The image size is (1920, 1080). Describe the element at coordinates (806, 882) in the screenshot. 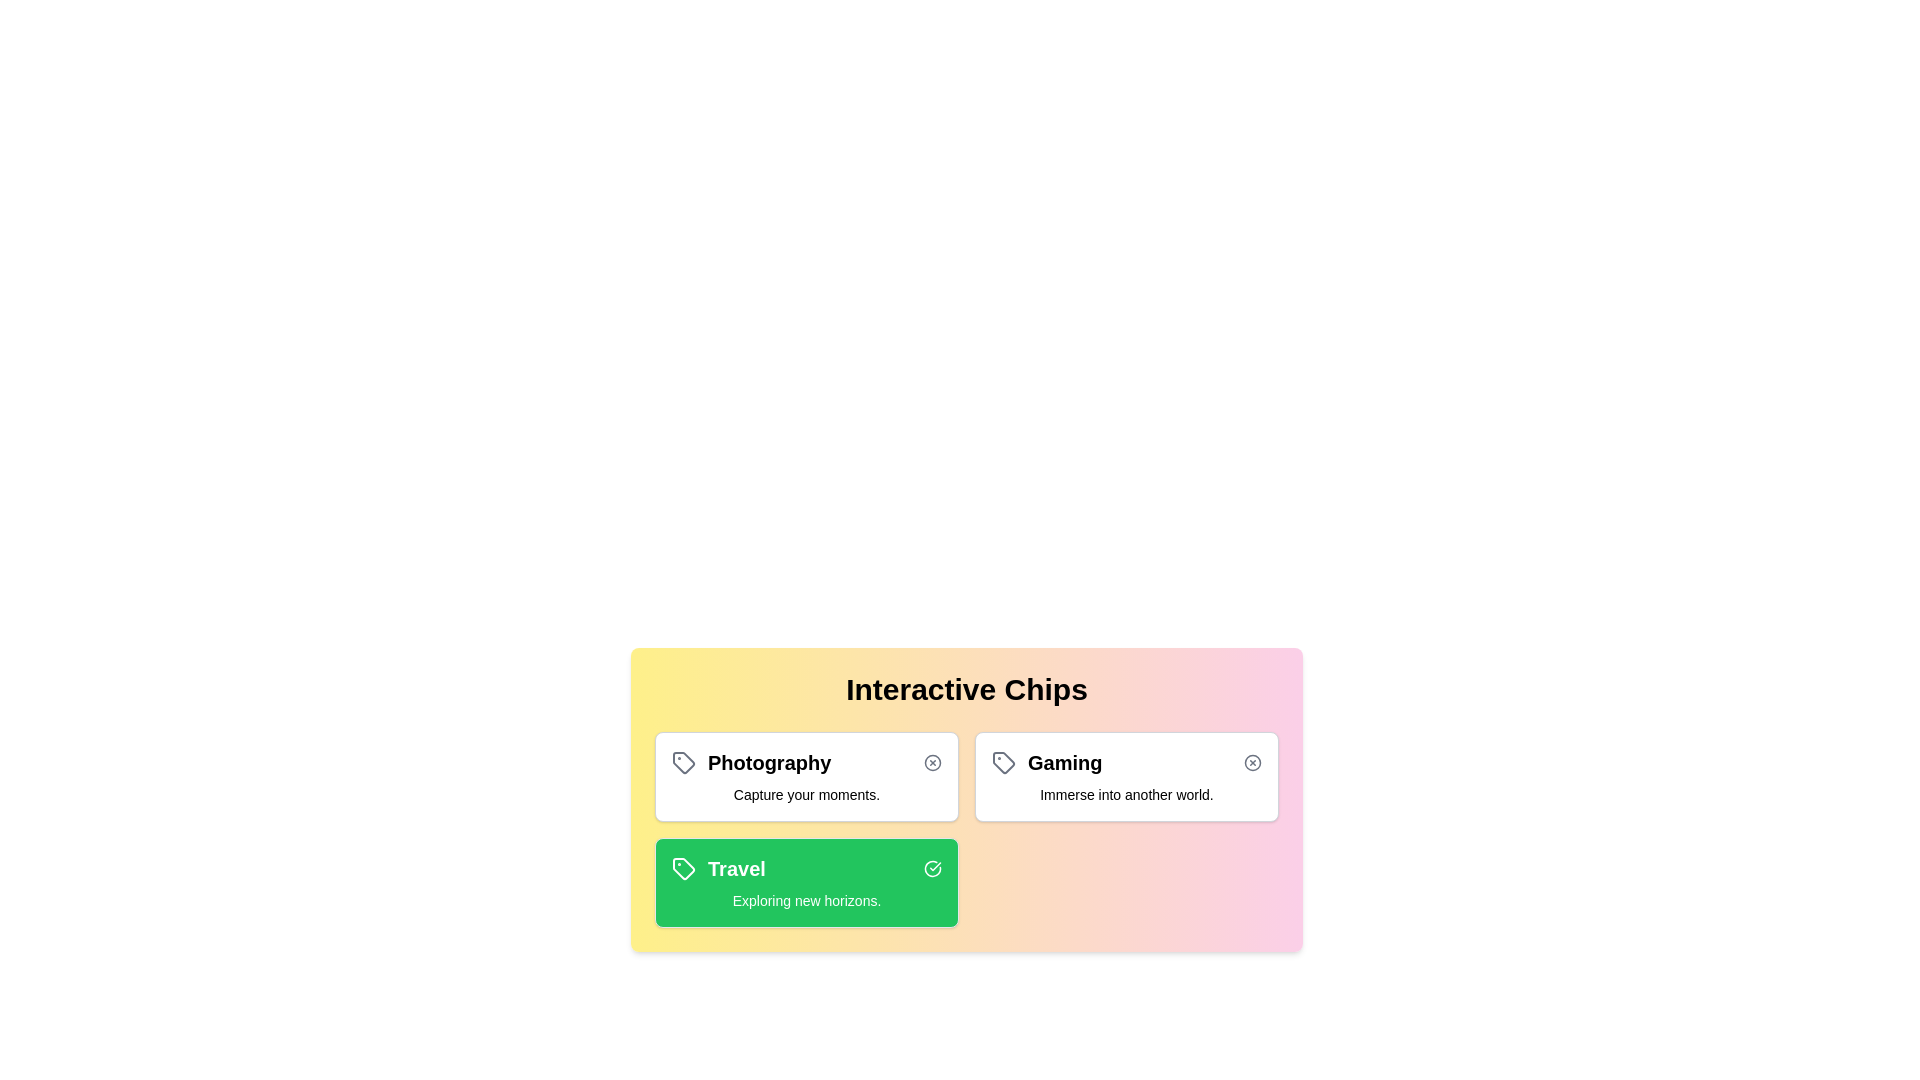

I see `the chip labeled 'Travel' to observe its hover effect` at that location.